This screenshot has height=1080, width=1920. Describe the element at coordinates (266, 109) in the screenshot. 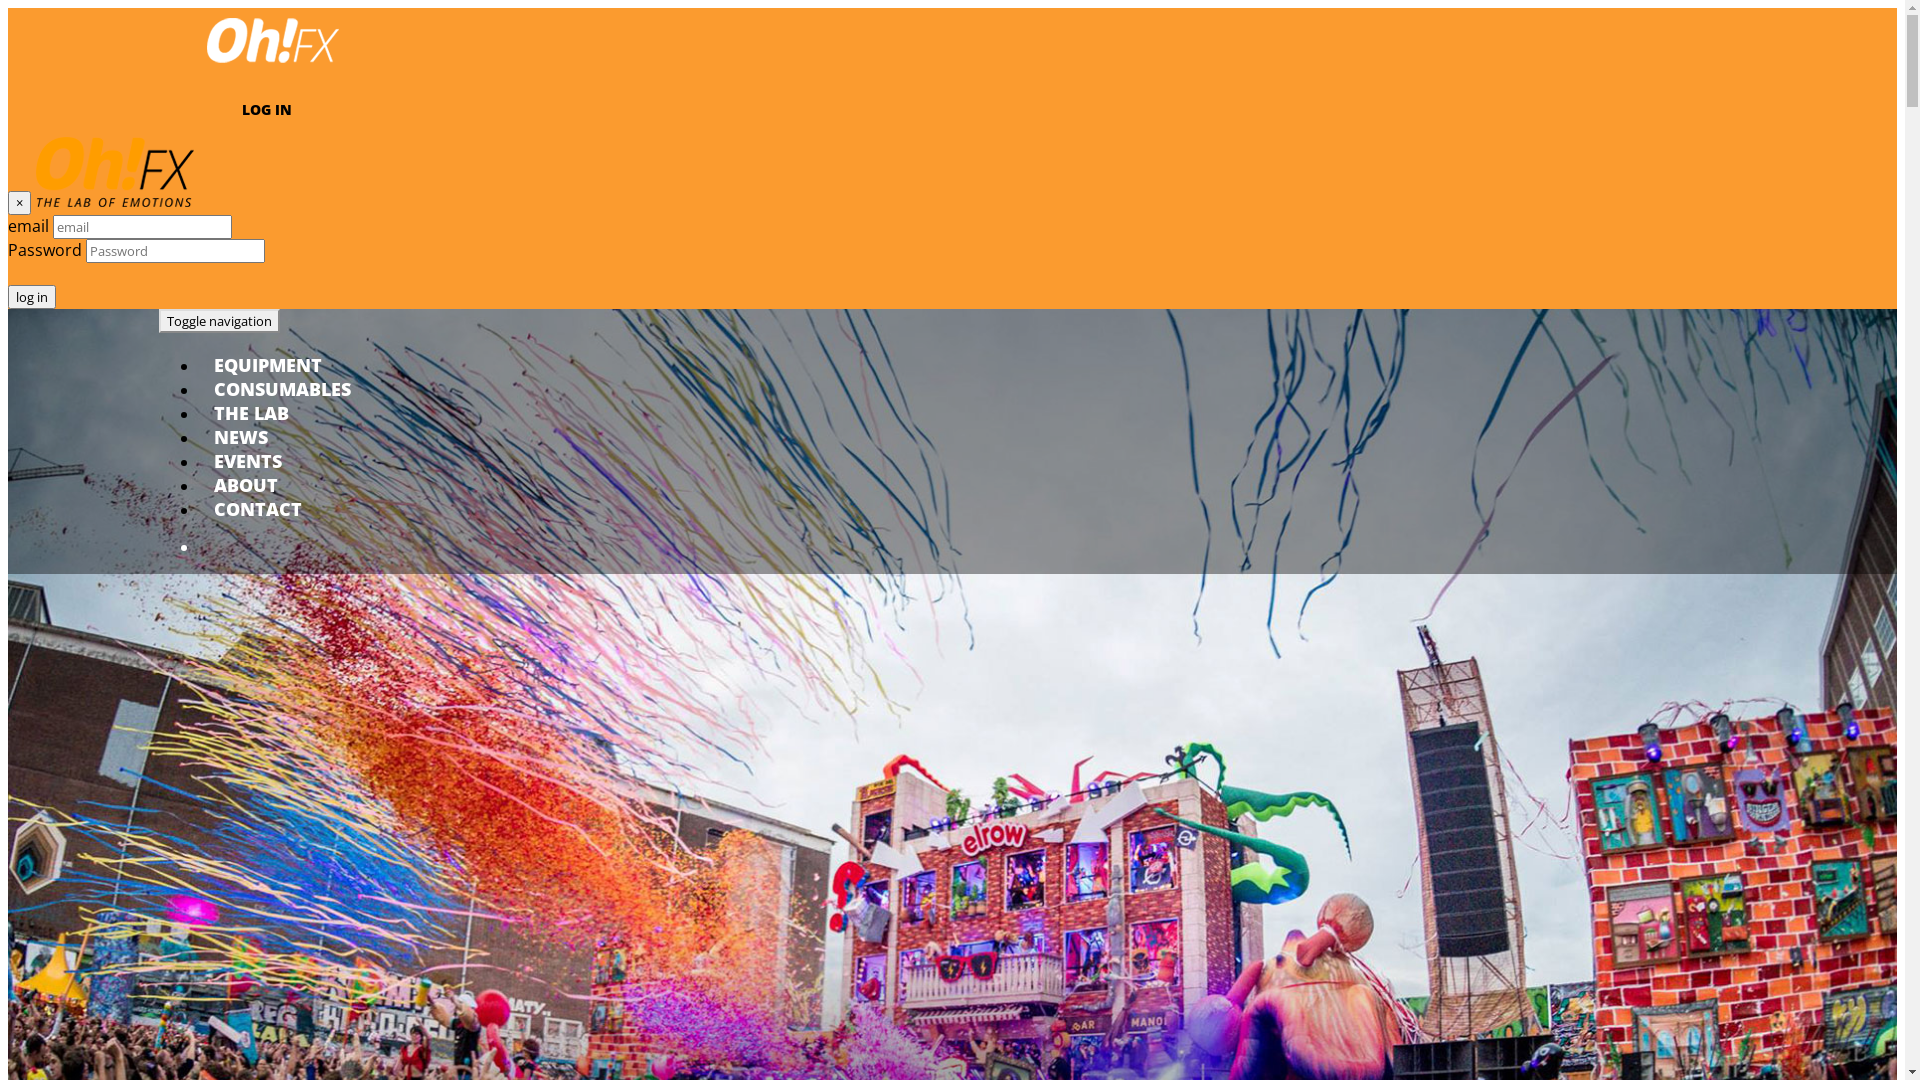

I see `'LOG IN'` at that location.